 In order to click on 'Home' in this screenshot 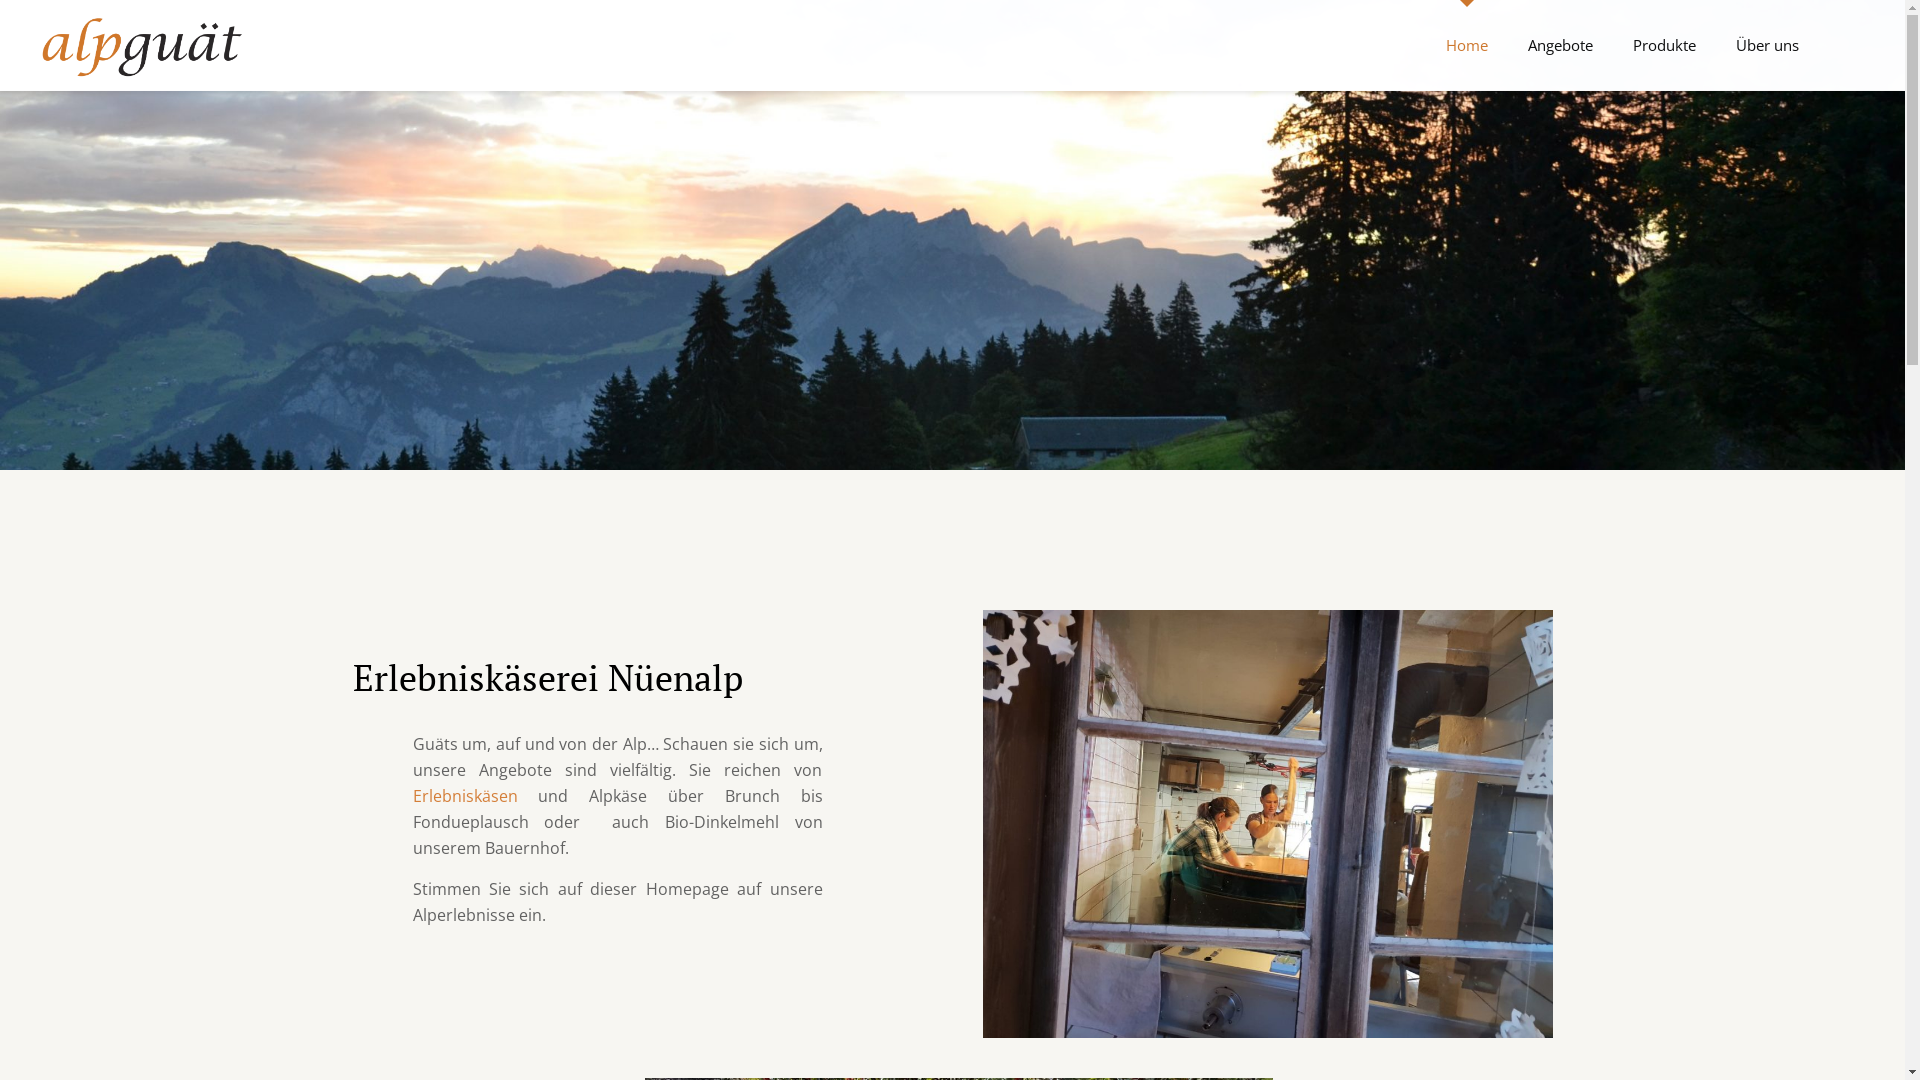, I will do `click(1467, 45)`.